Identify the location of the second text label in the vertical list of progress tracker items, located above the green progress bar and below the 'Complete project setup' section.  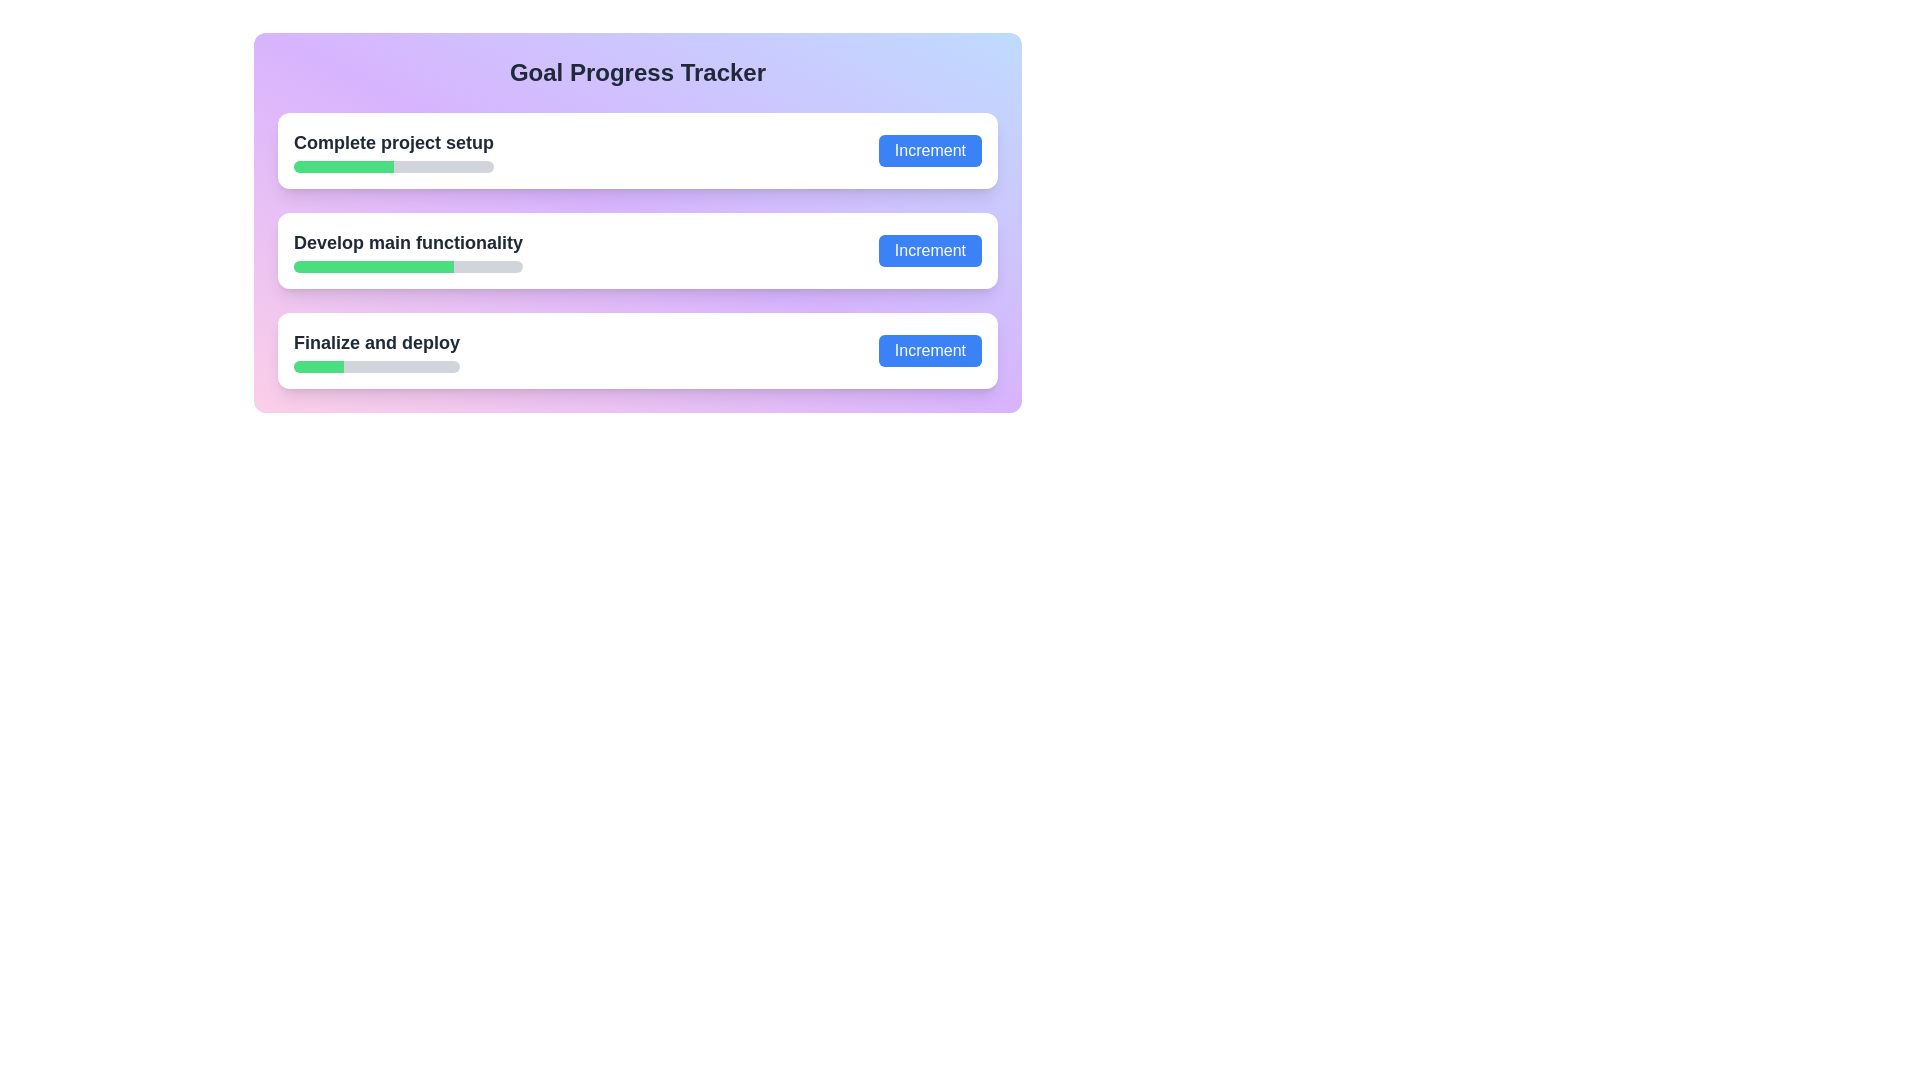
(407, 242).